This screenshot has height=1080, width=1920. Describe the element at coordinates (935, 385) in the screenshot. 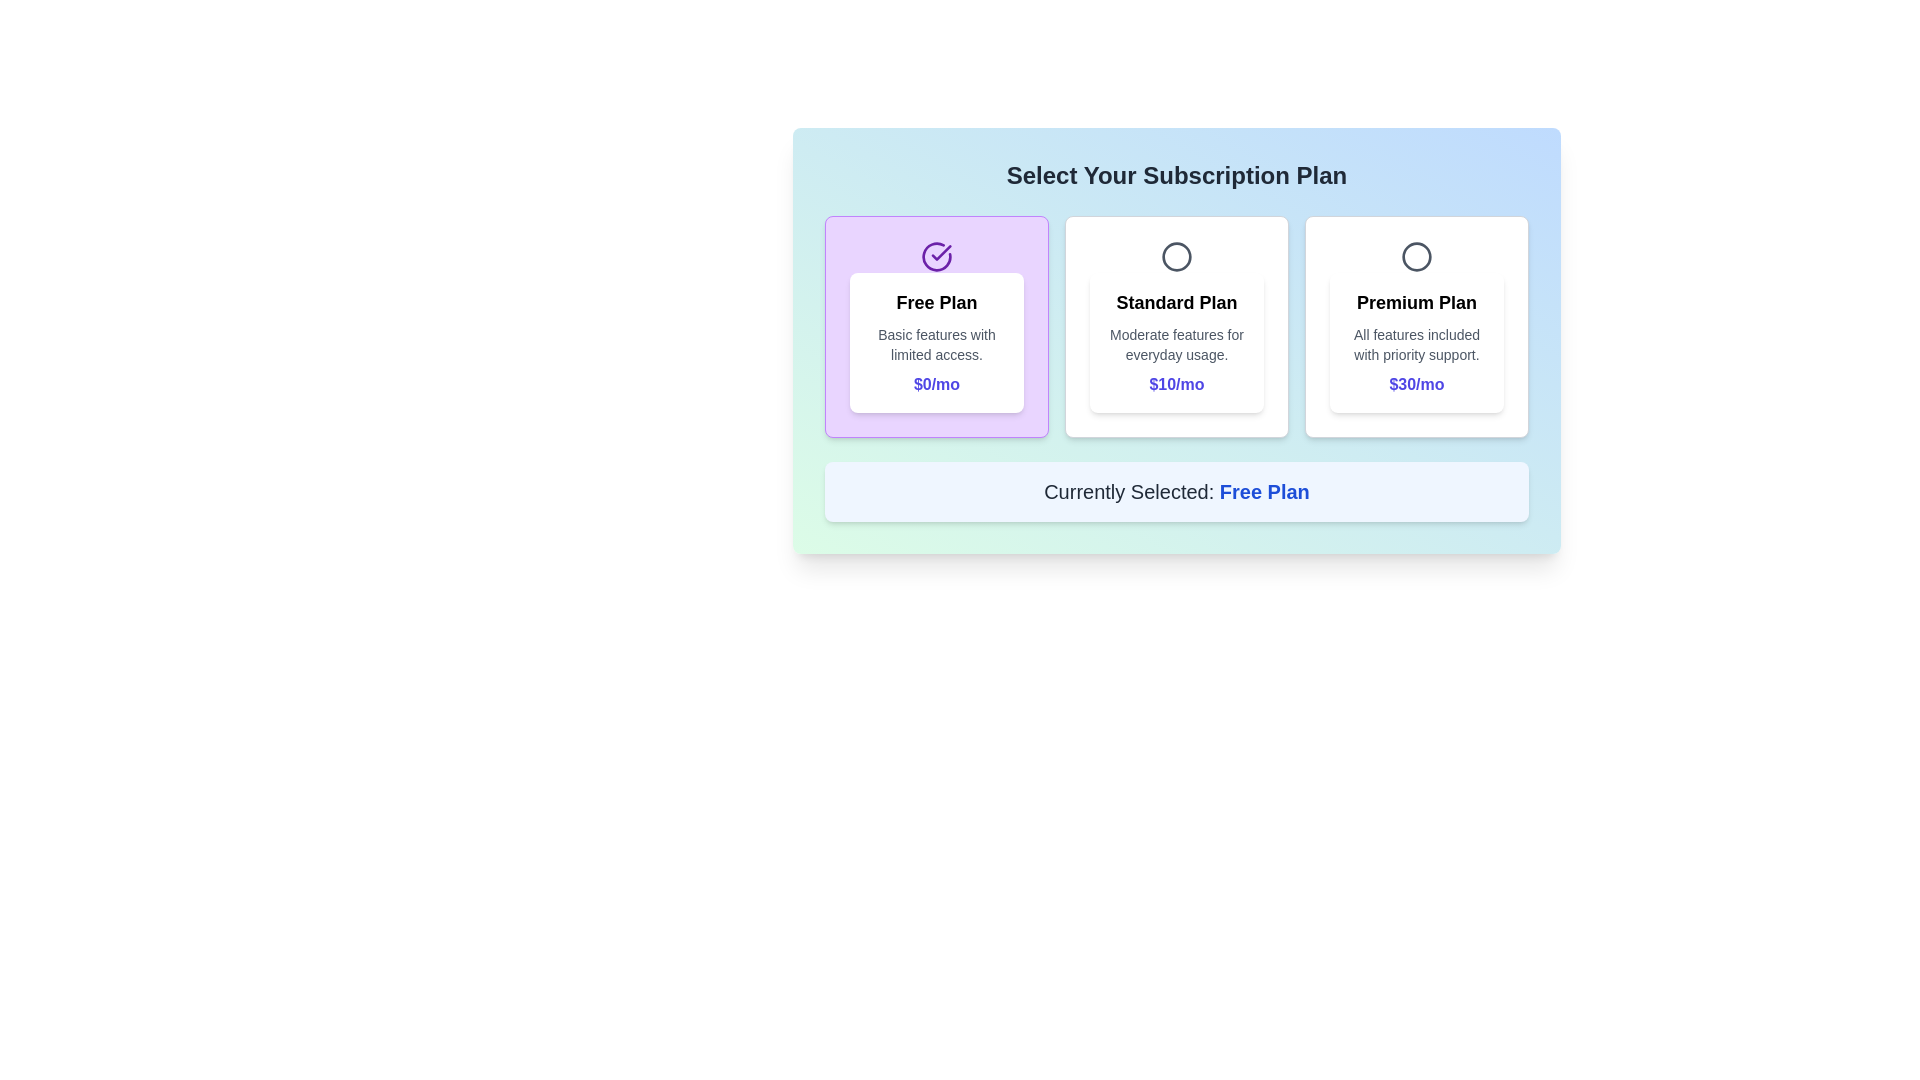

I see `the static text display that shows '$0/mo' in bold indigo color, located at the bottom of the Free Plan card` at that location.